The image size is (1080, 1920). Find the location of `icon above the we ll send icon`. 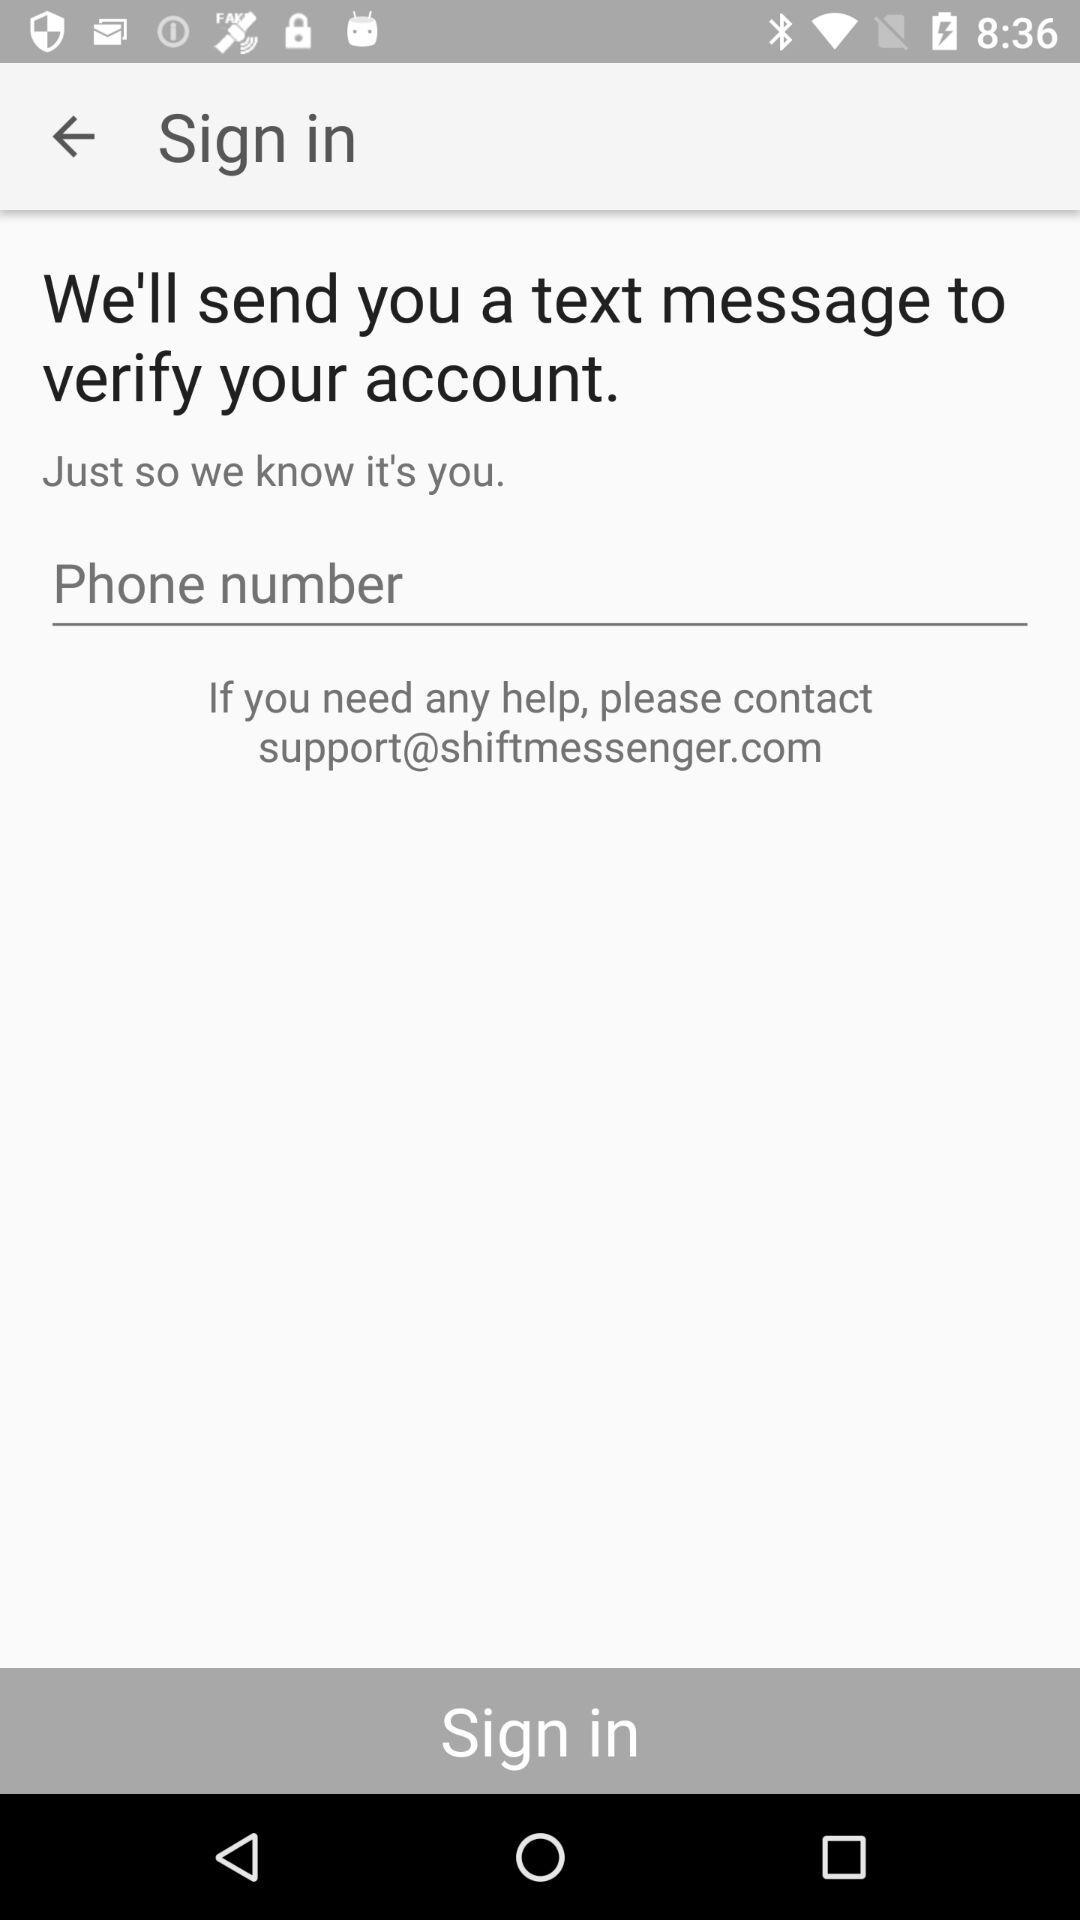

icon above the we ll send icon is located at coordinates (72, 135).